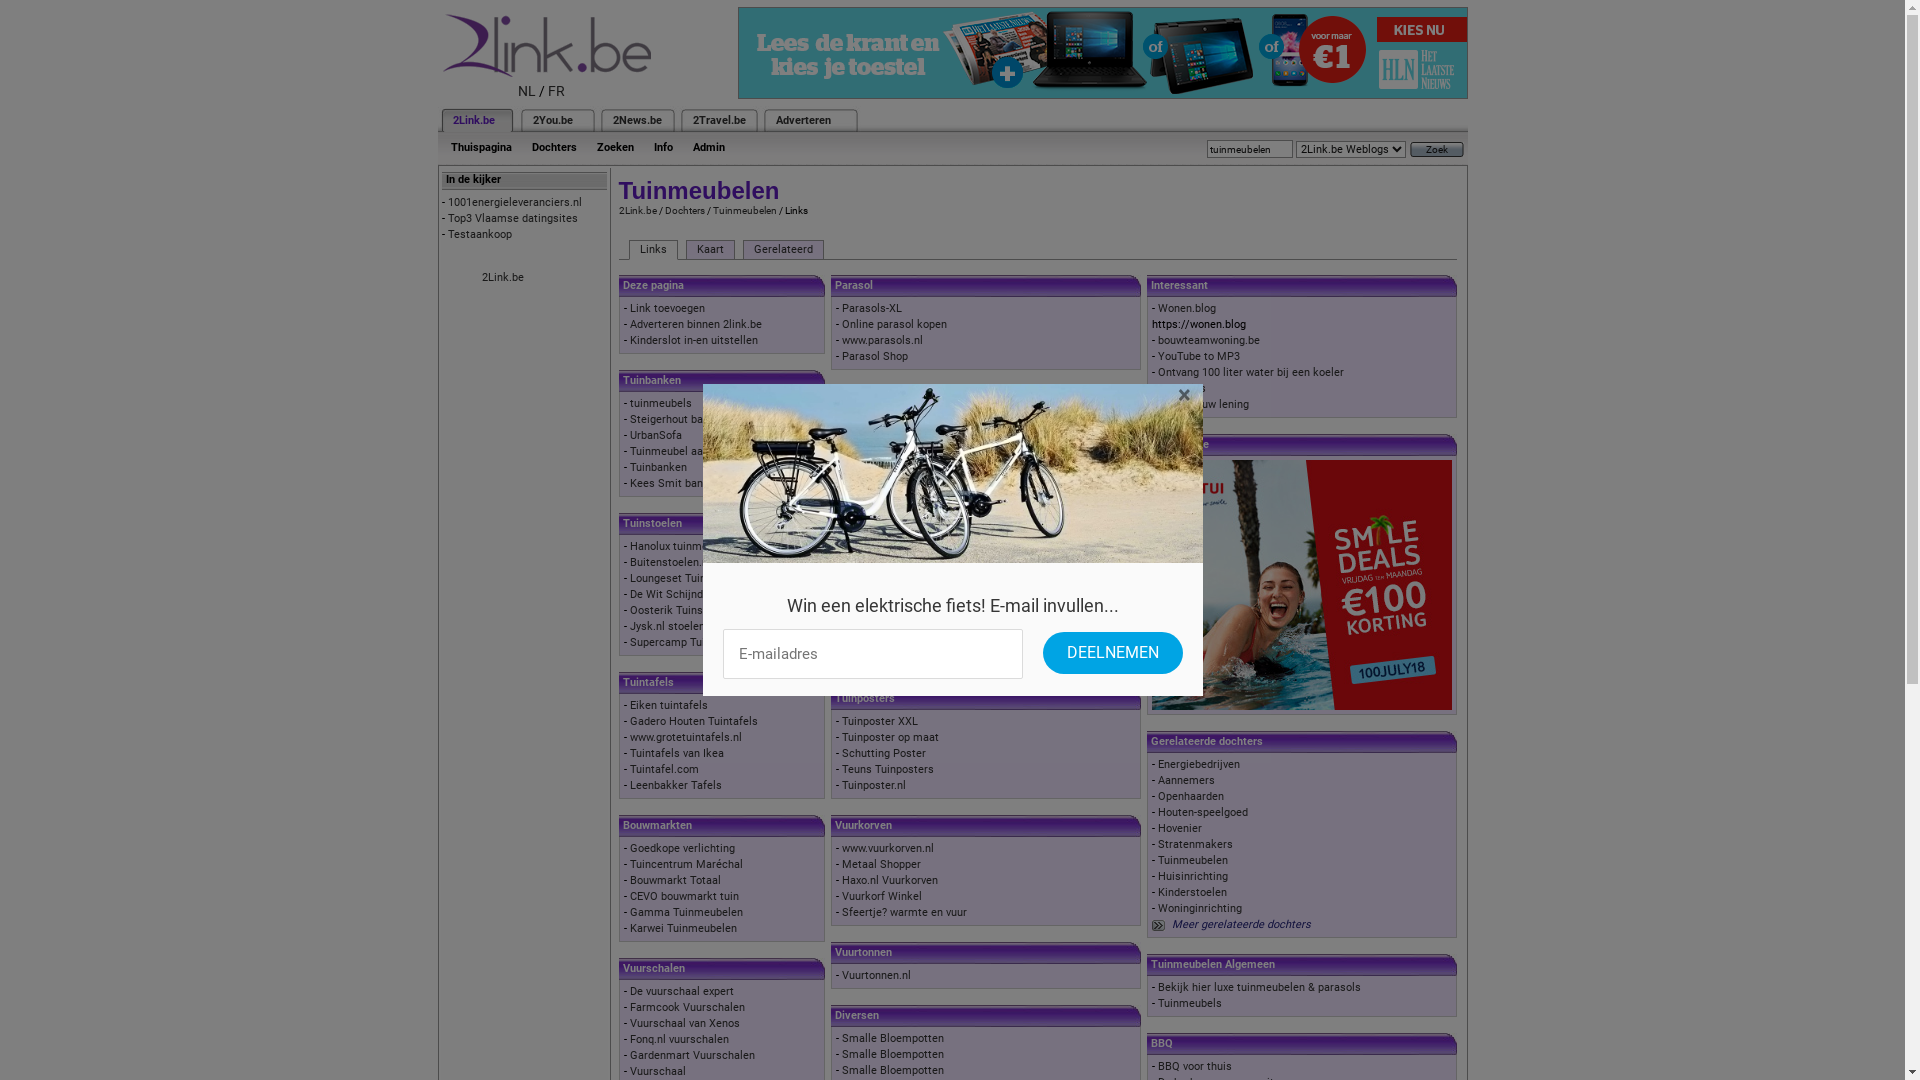 This screenshot has width=1920, height=1080. I want to click on 'Testaankoop', so click(480, 233).